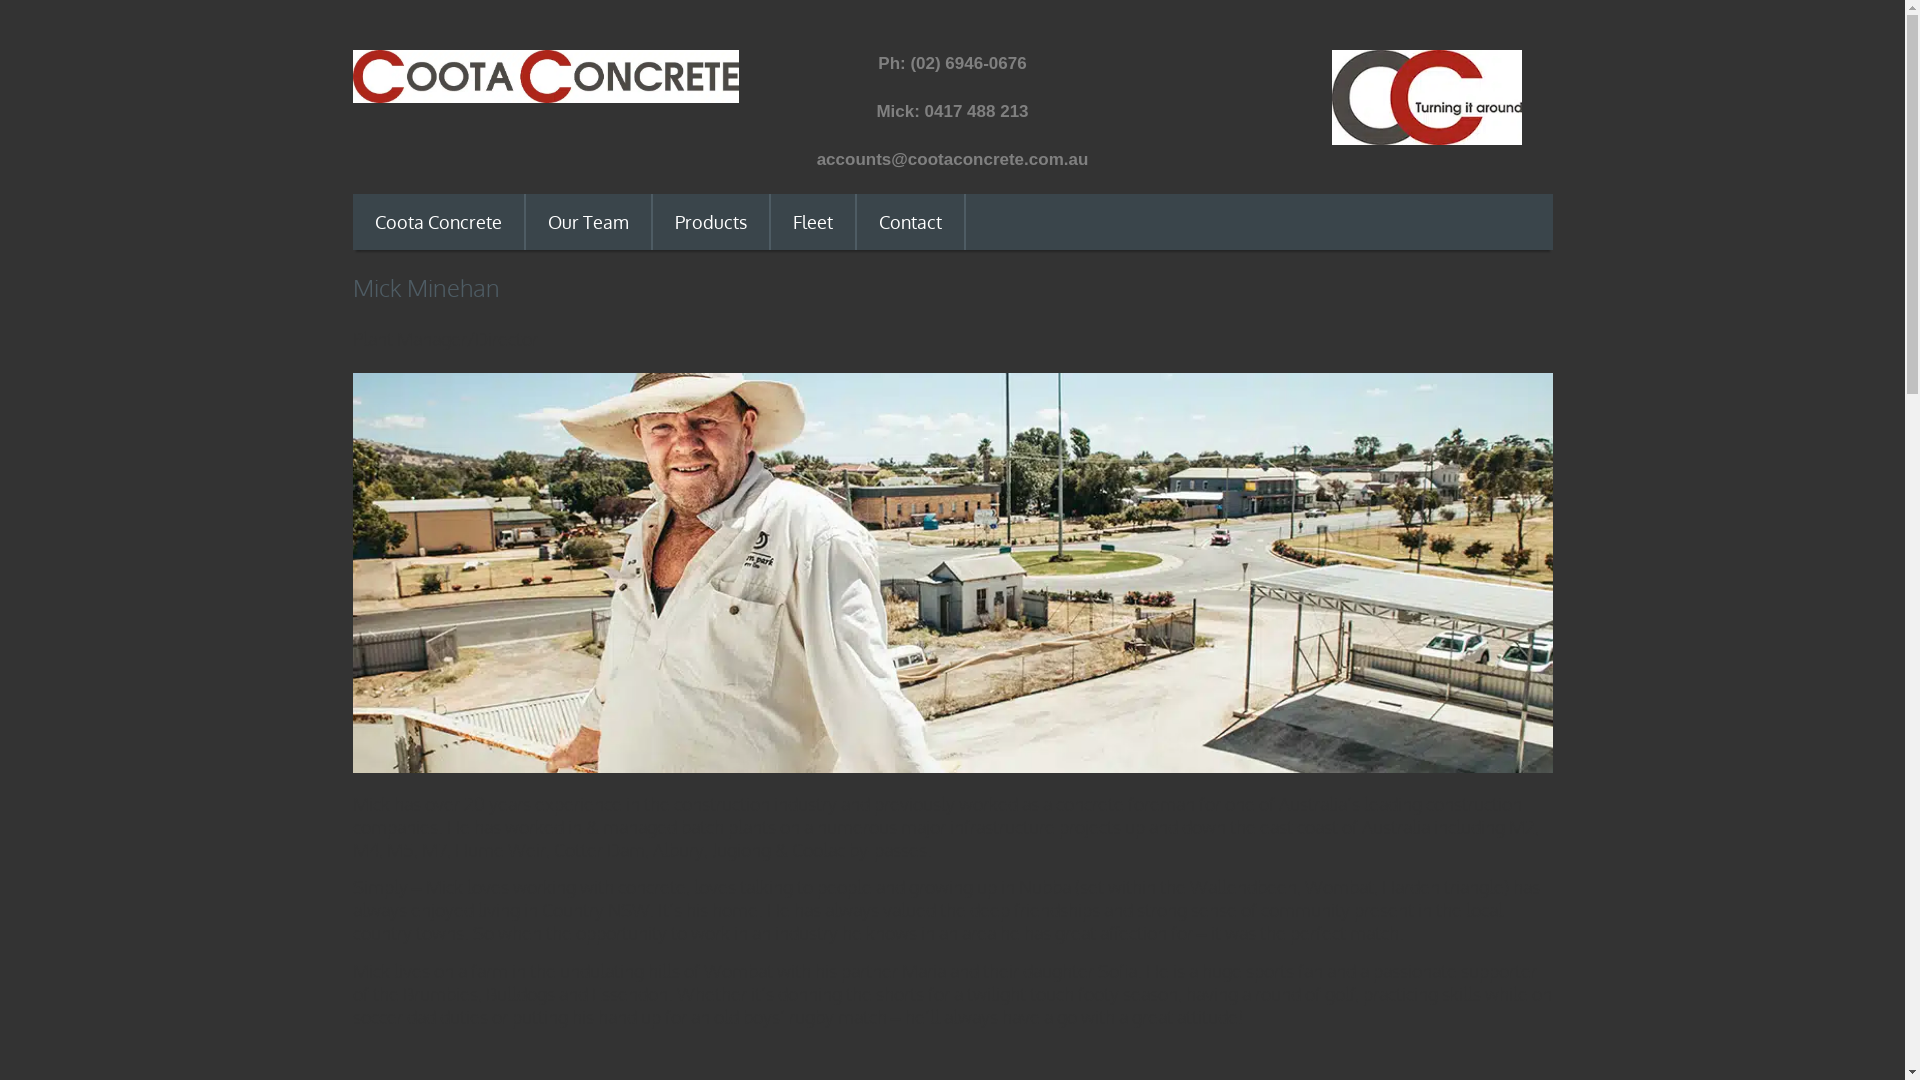 The image size is (1920, 1080). I want to click on 'Our Team', so click(587, 222).